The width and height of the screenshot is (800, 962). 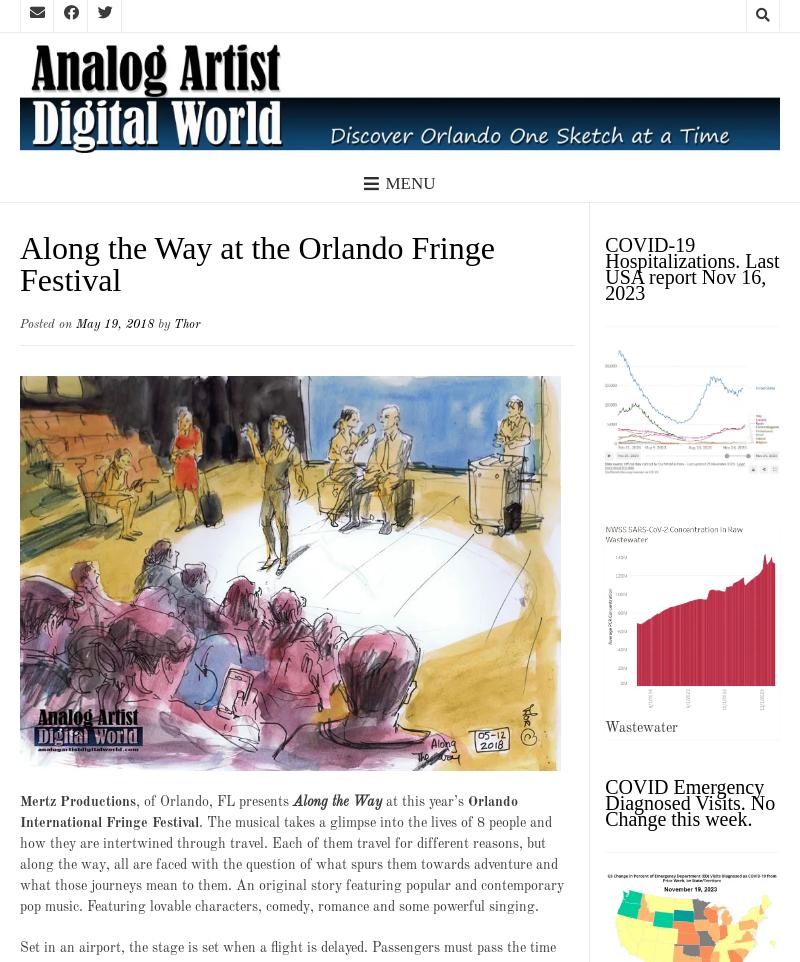 What do you see at coordinates (186, 322) in the screenshot?
I see `'Thor'` at bounding box center [186, 322].